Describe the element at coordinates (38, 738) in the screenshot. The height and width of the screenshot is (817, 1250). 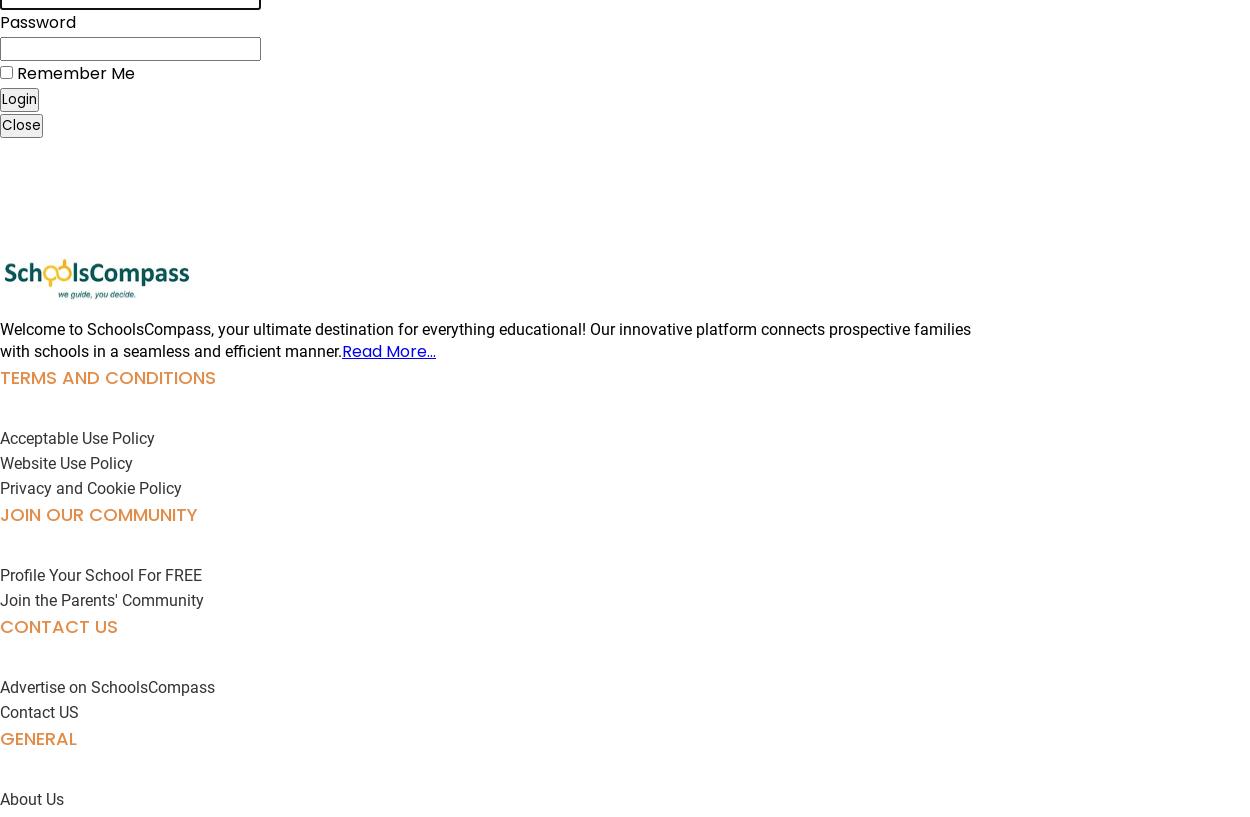
I see `'GENERAL'` at that location.